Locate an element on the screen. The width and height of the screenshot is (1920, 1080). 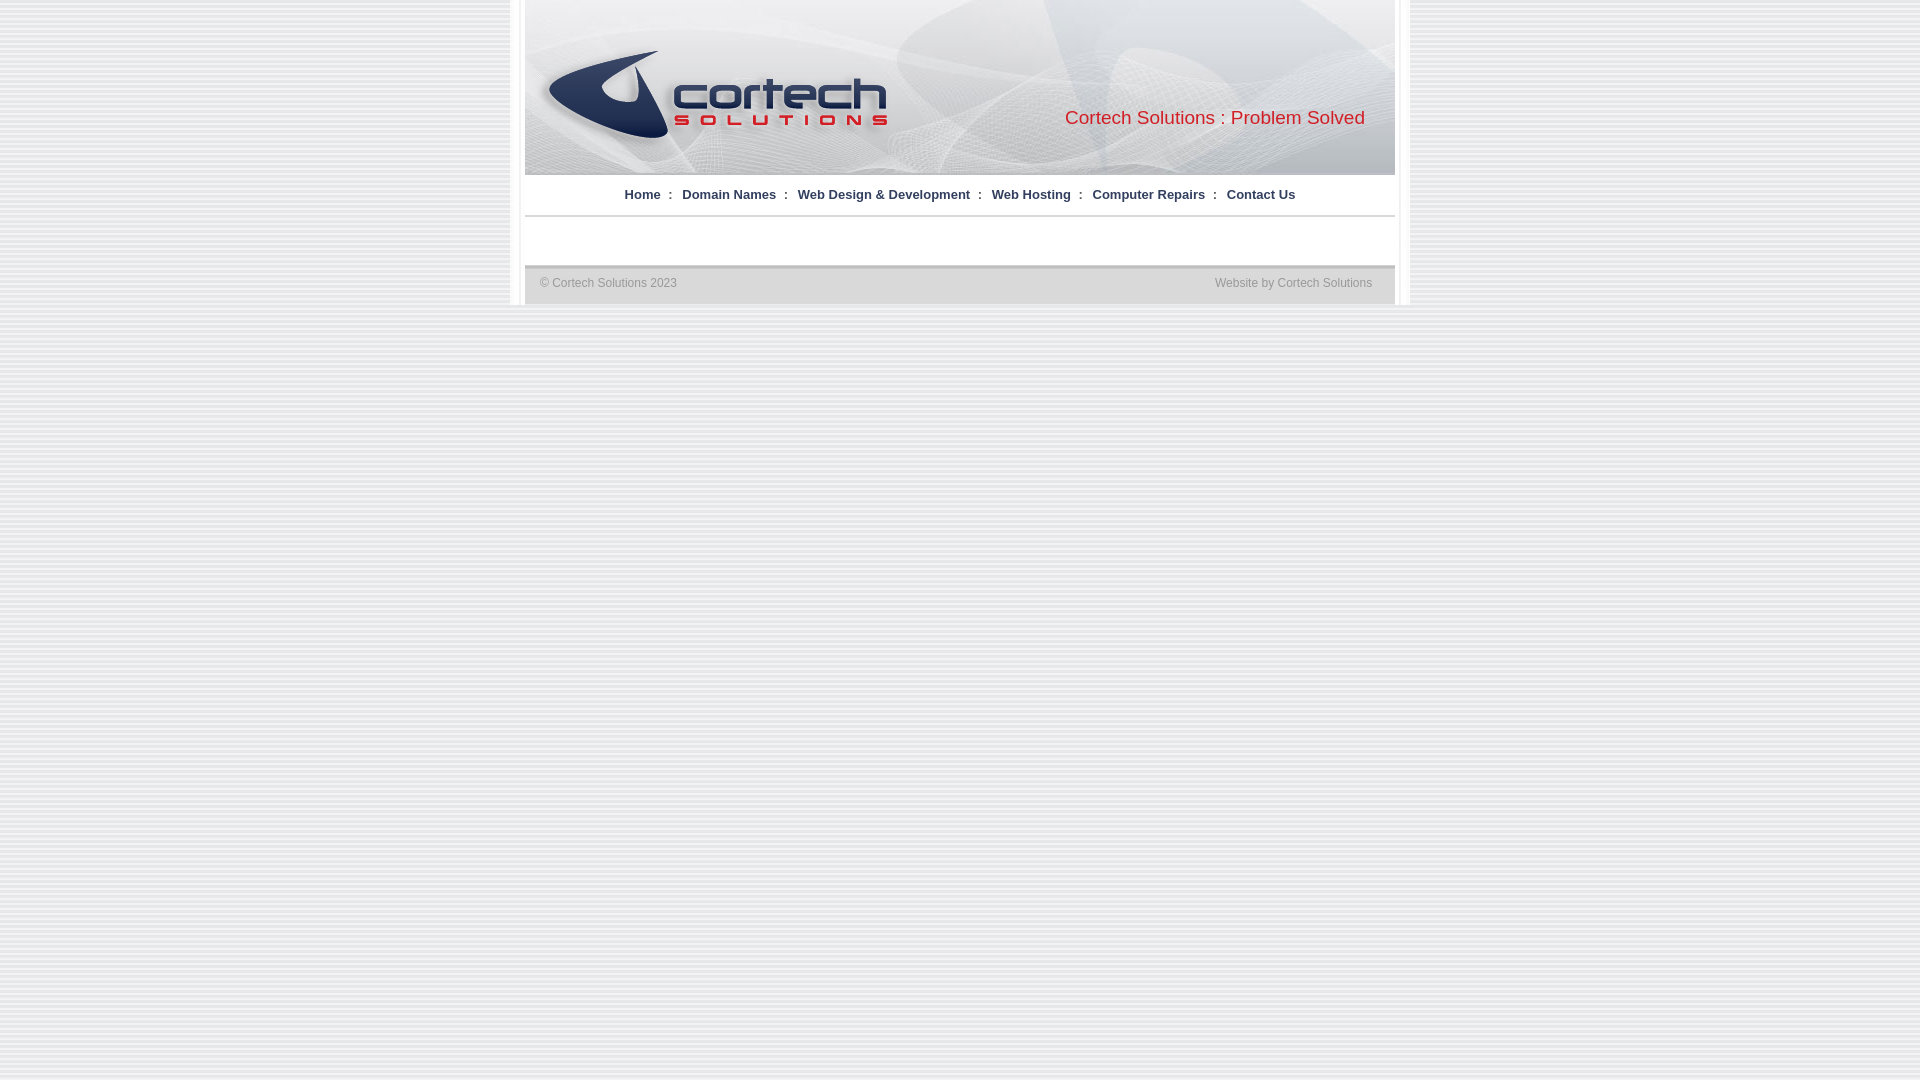
'Computer Repairs' is located at coordinates (1148, 194).